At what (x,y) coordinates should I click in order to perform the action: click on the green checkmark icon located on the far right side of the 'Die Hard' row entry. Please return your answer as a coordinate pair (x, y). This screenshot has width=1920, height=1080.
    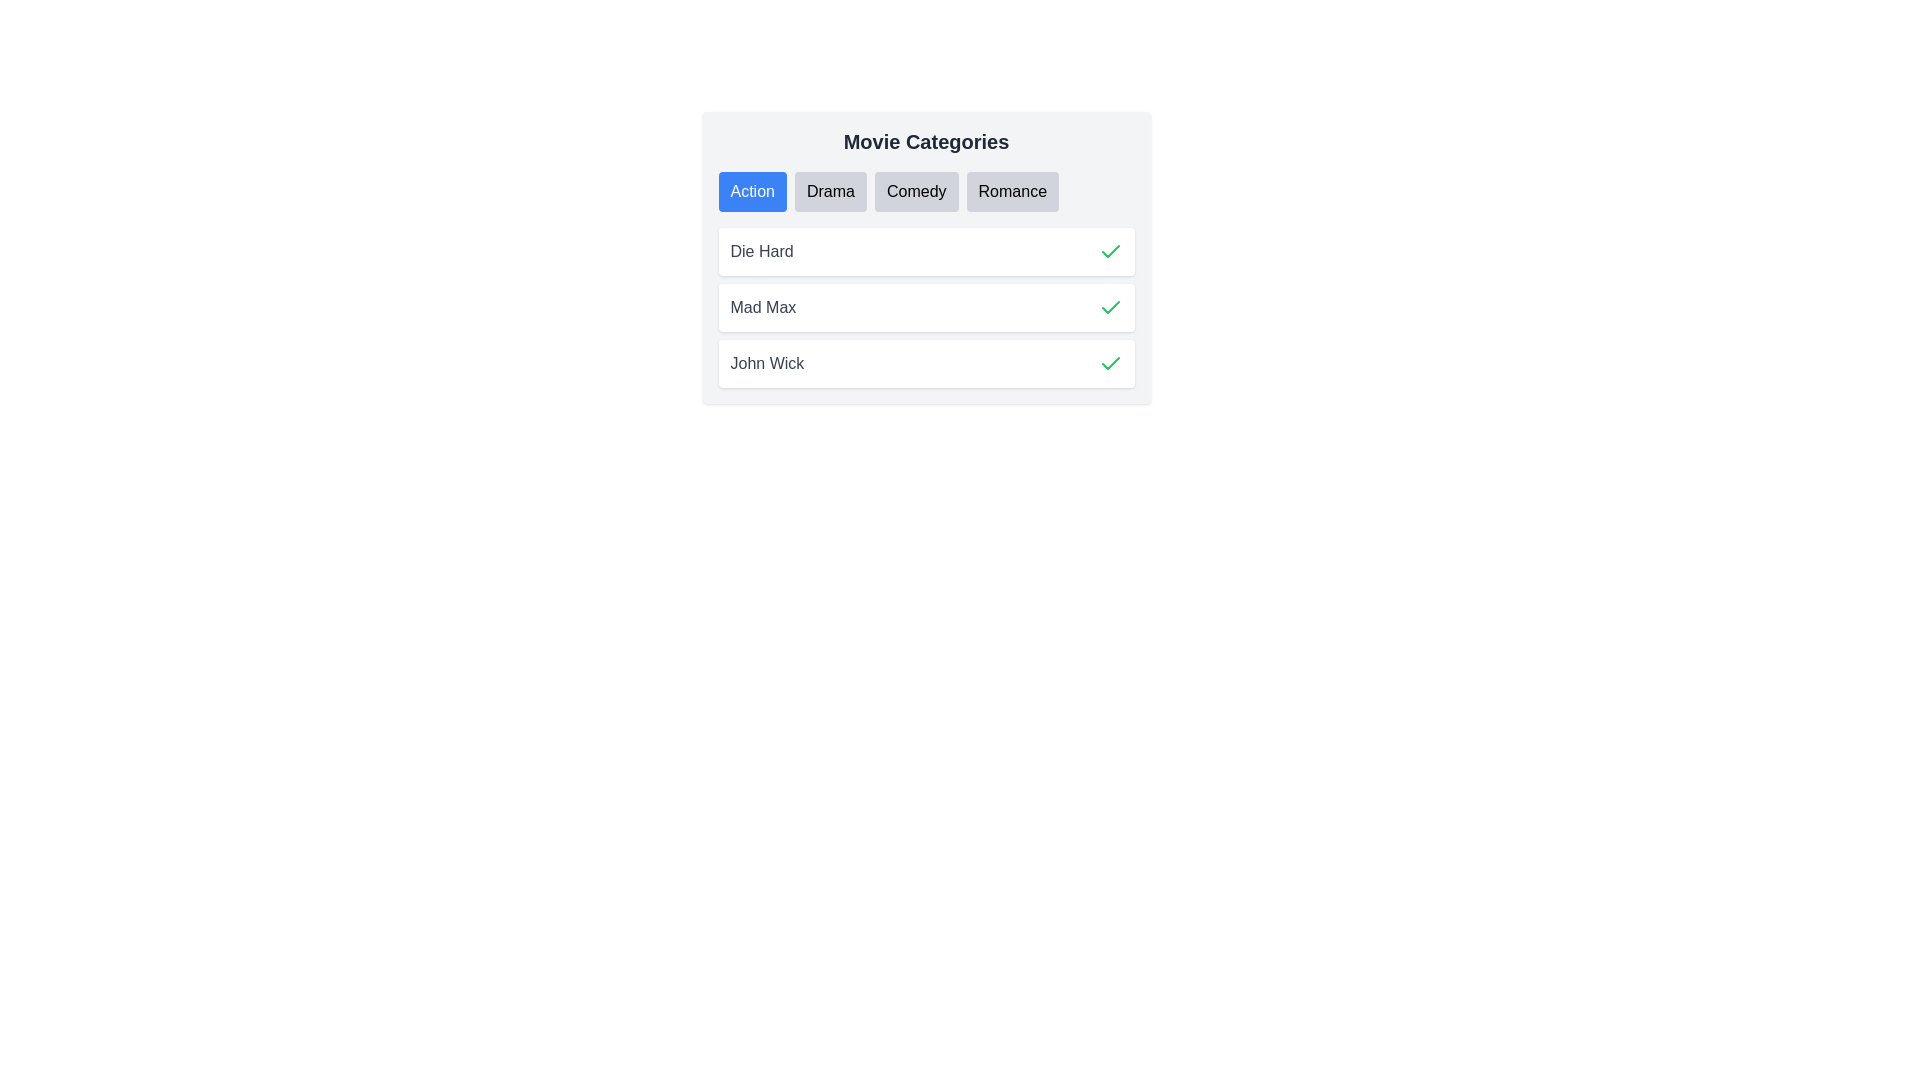
    Looking at the image, I should click on (1109, 250).